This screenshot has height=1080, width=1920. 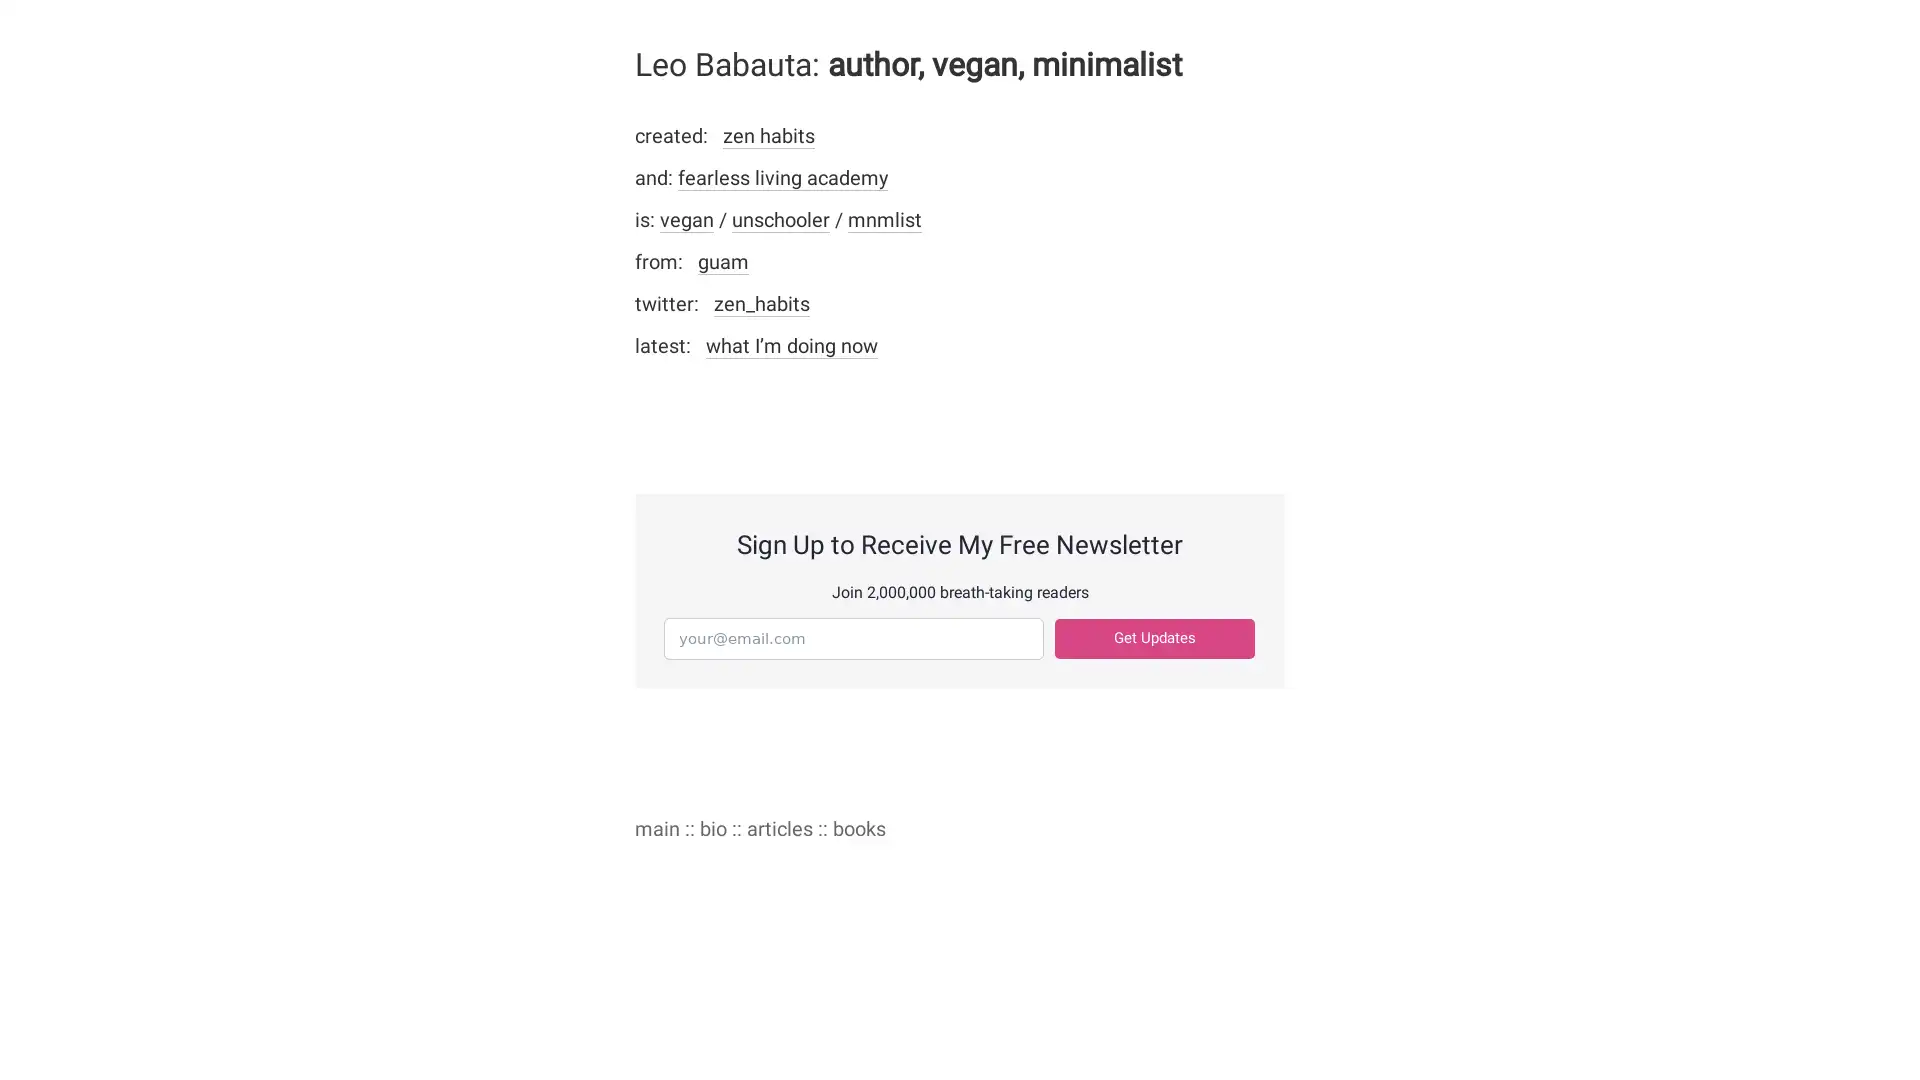 What do you see at coordinates (1155, 638) in the screenshot?
I see `Get Updates` at bounding box center [1155, 638].